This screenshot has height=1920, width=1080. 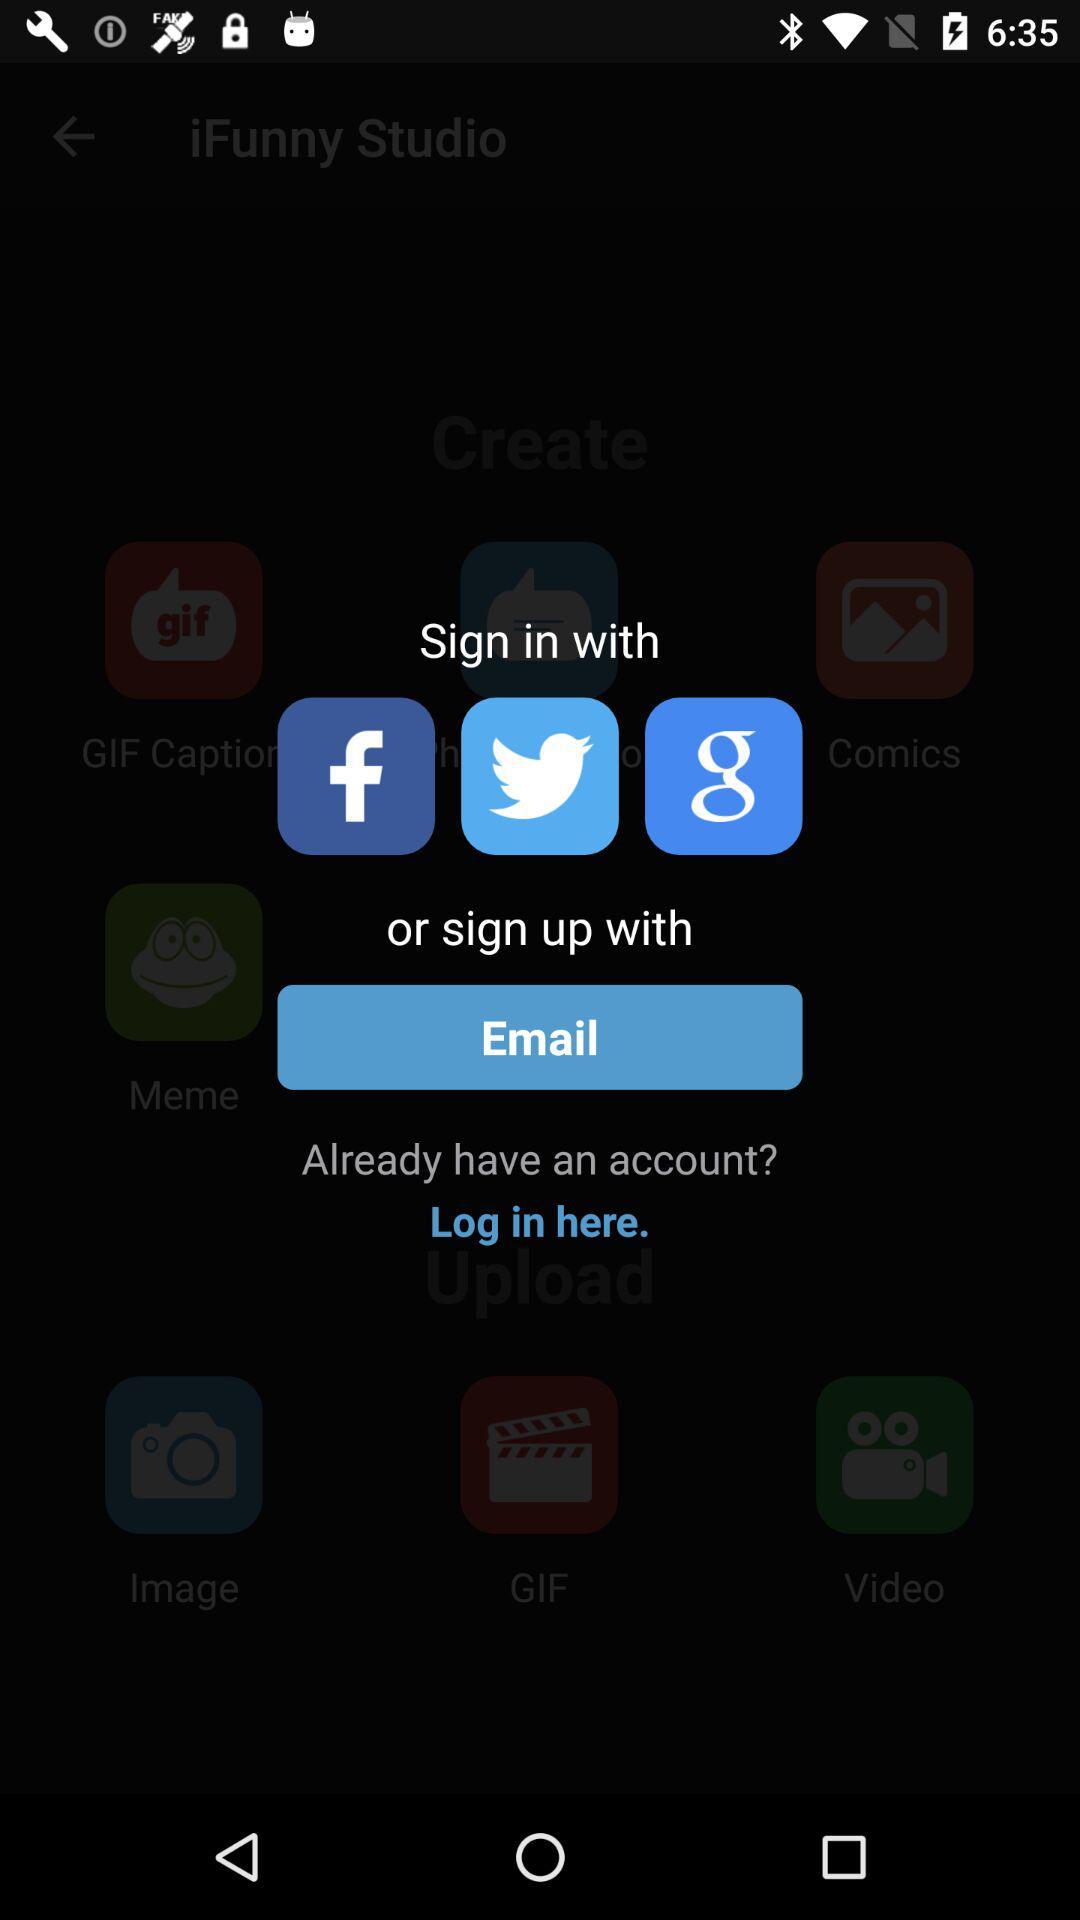 What do you see at coordinates (540, 775) in the screenshot?
I see `sign in with twitter` at bounding box center [540, 775].